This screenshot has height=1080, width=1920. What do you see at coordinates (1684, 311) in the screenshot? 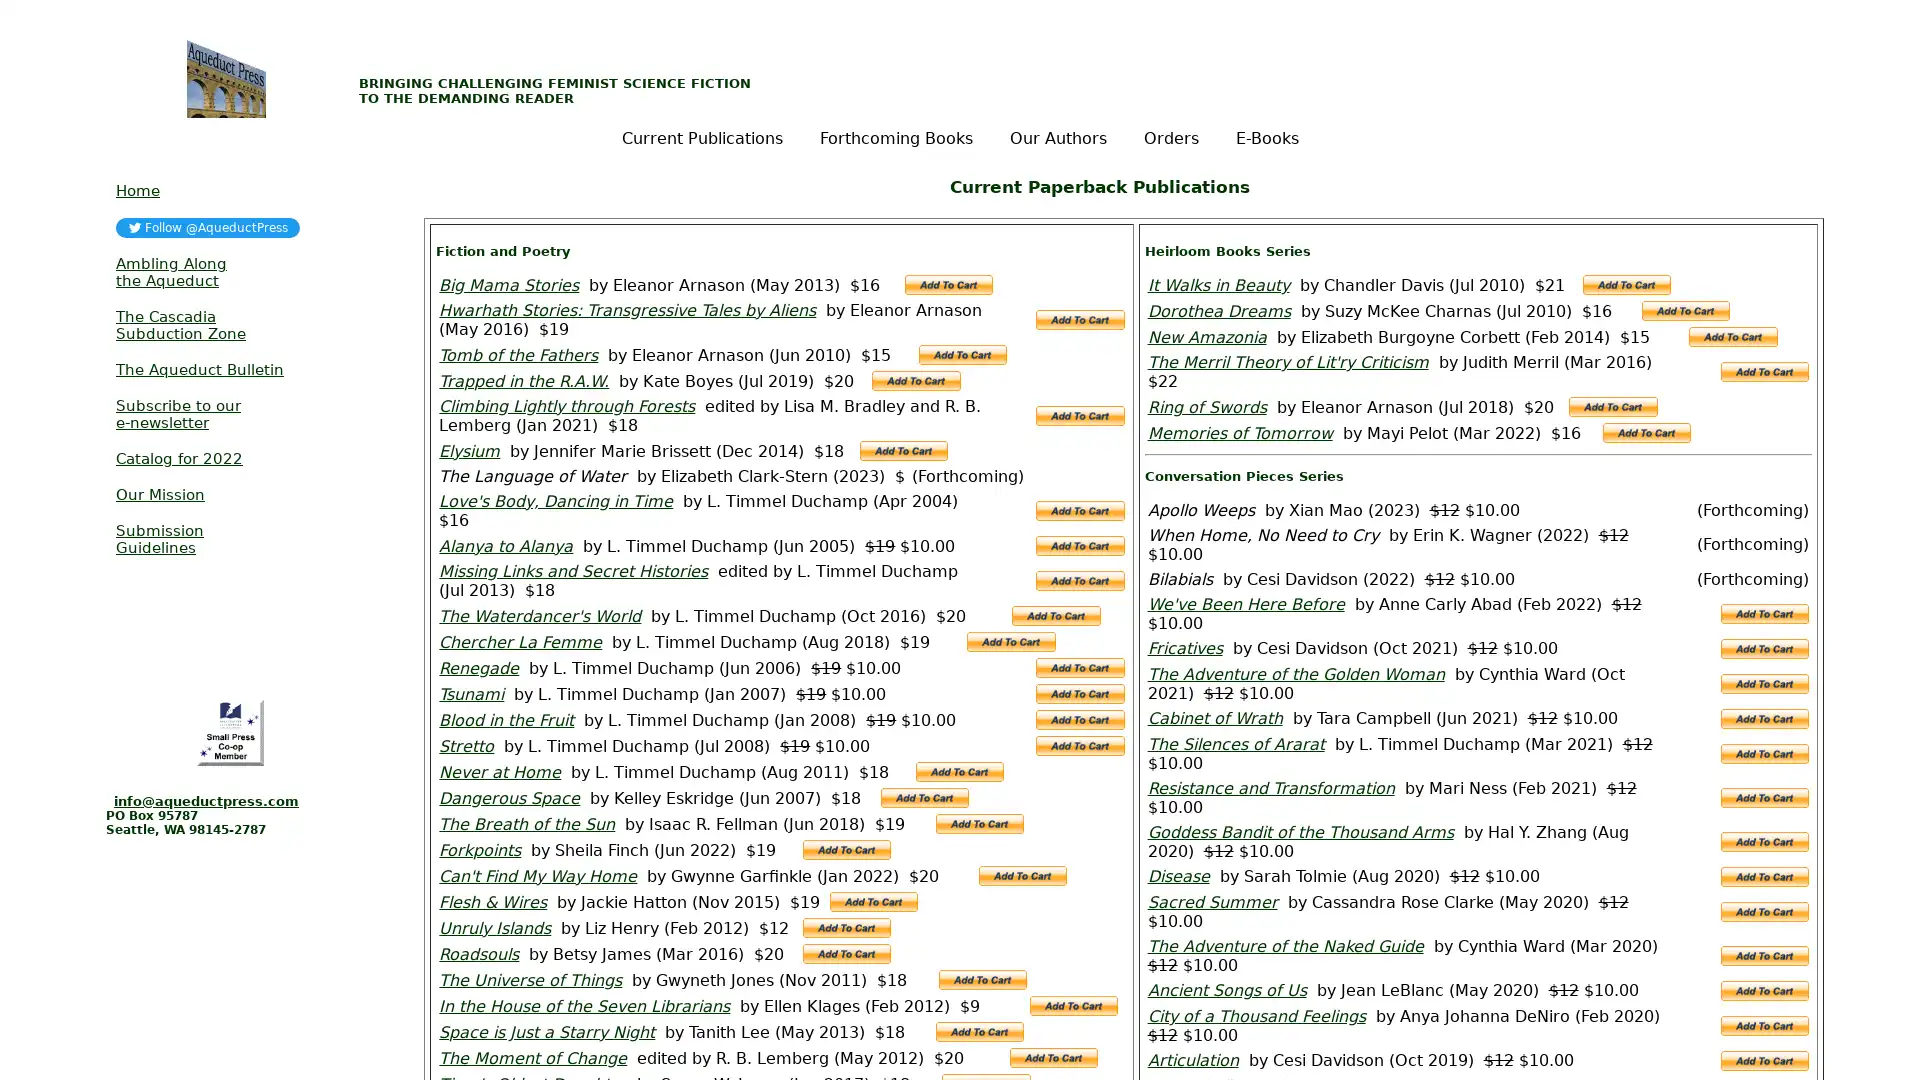
I see `Make payments with PayPal - it\'s fast, free and secure!` at bounding box center [1684, 311].